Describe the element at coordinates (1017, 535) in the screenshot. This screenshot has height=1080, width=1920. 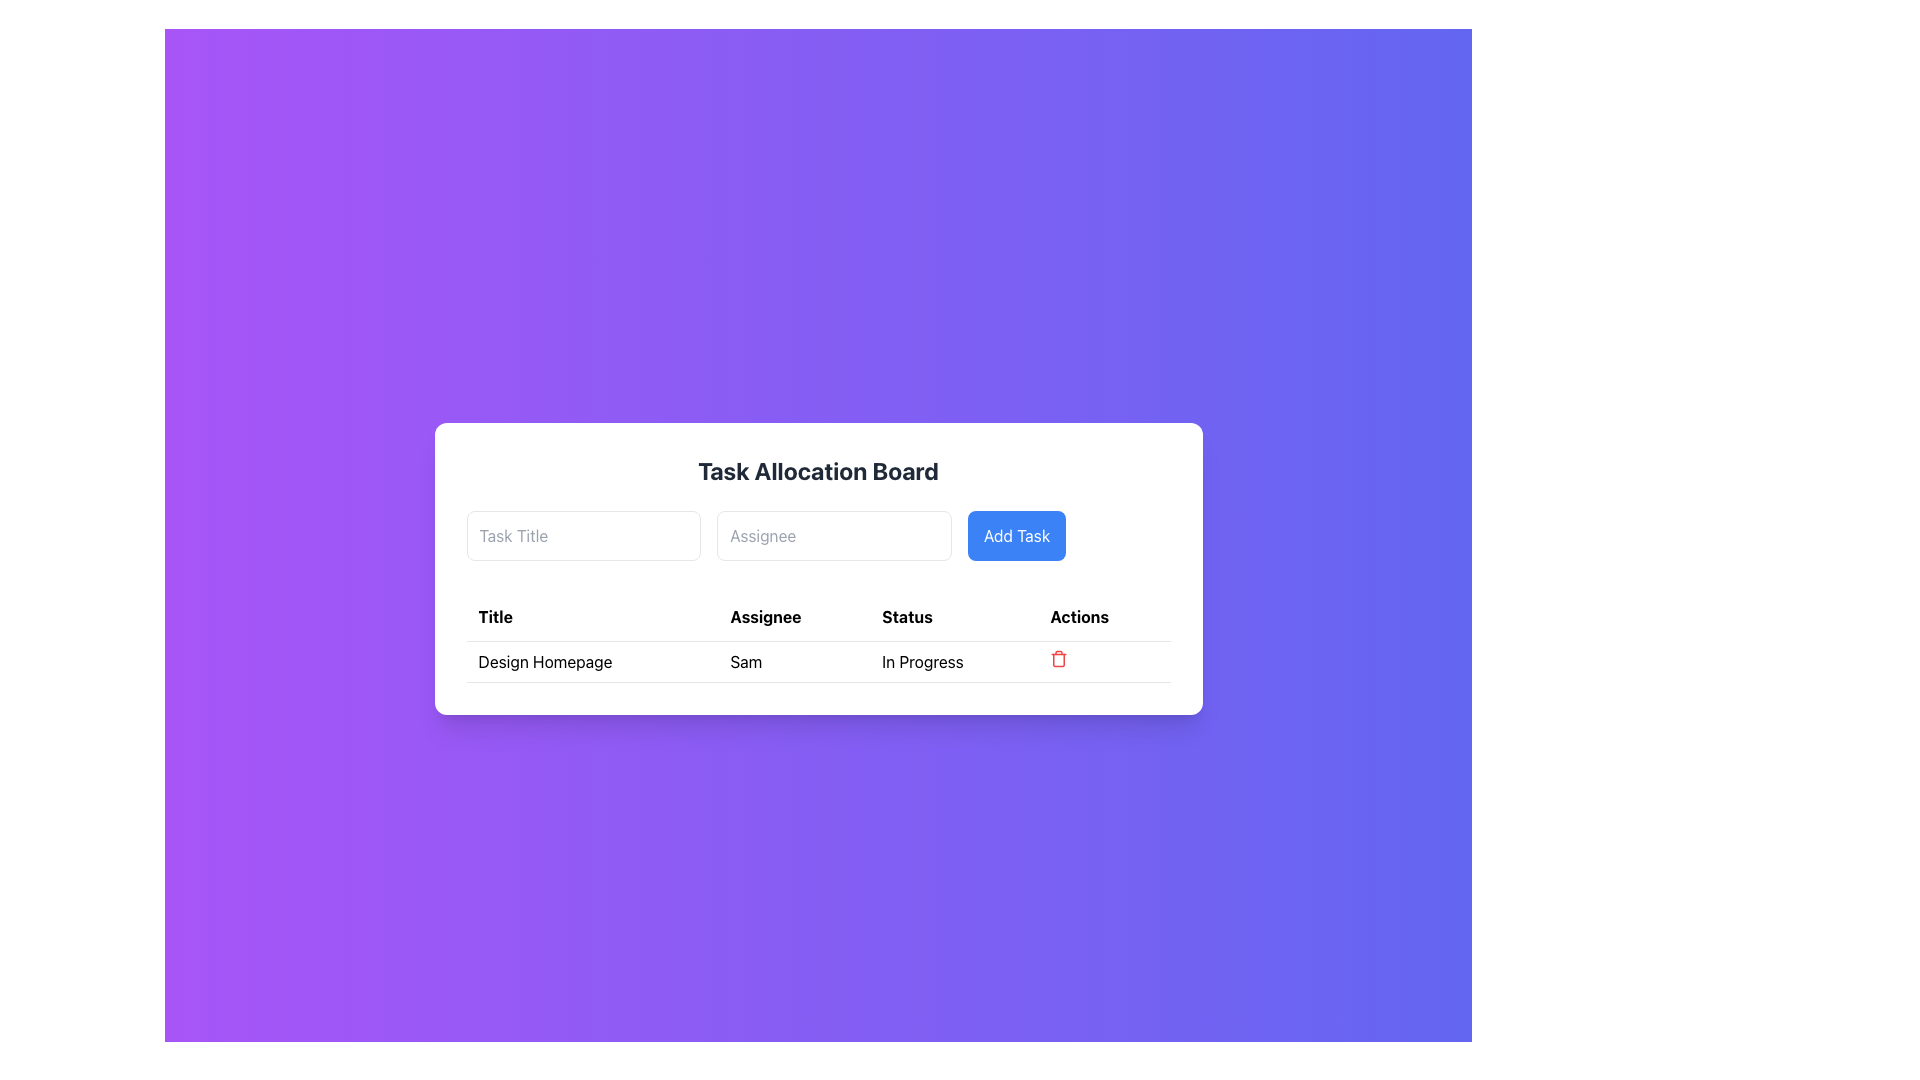
I see `the 'Add Task' button, which is a rectangular button with a blue background and rounded corners` at that location.